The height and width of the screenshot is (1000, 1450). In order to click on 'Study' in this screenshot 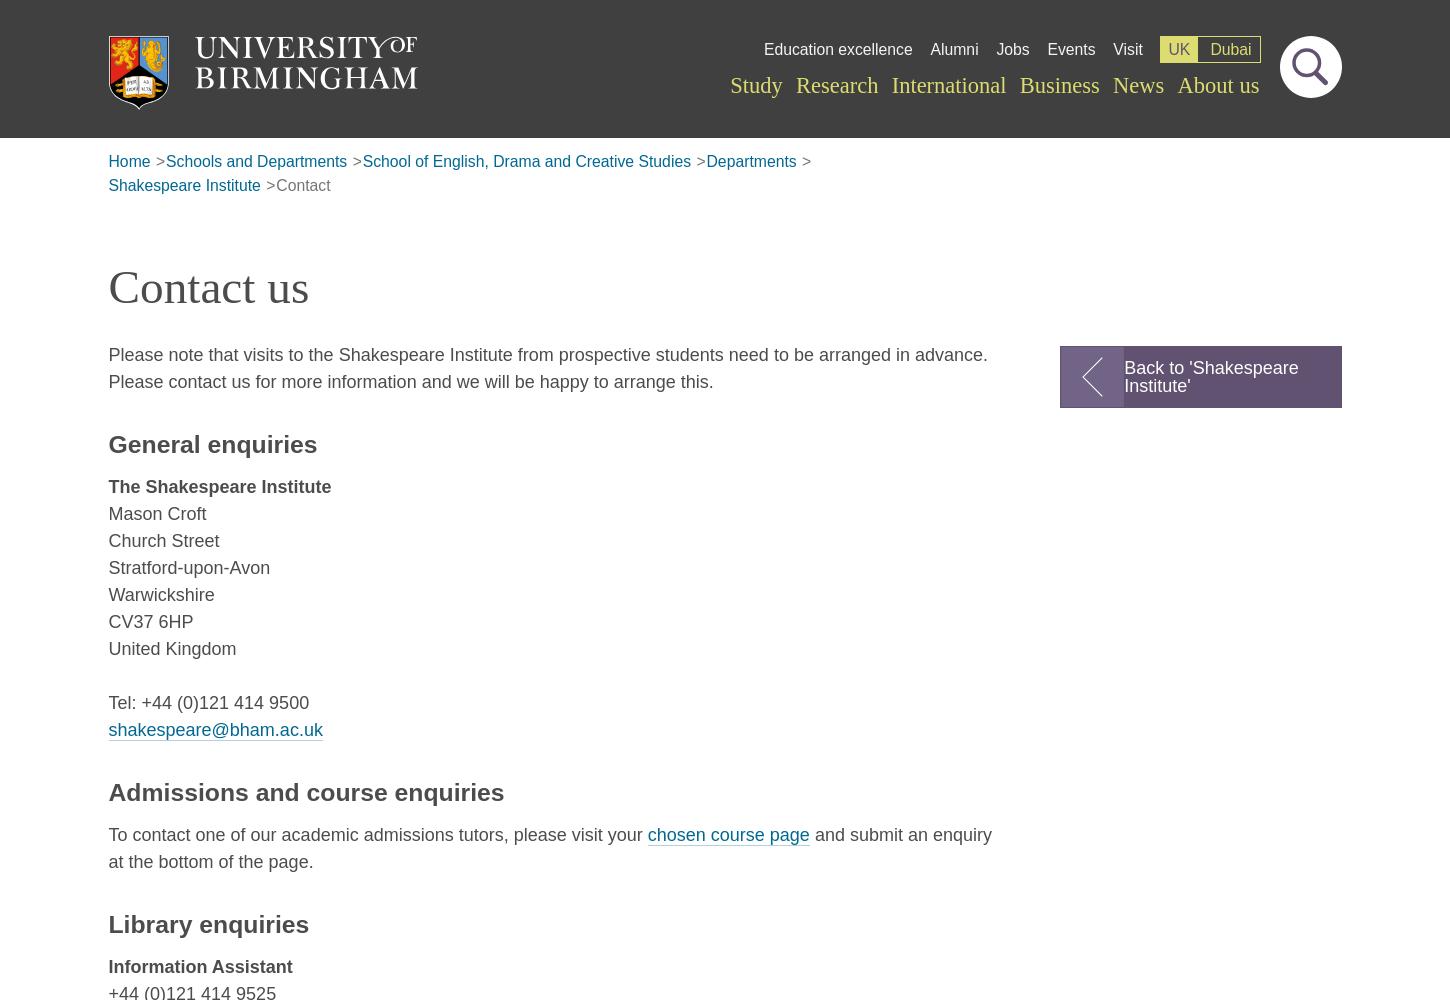, I will do `click(729, 83)`.